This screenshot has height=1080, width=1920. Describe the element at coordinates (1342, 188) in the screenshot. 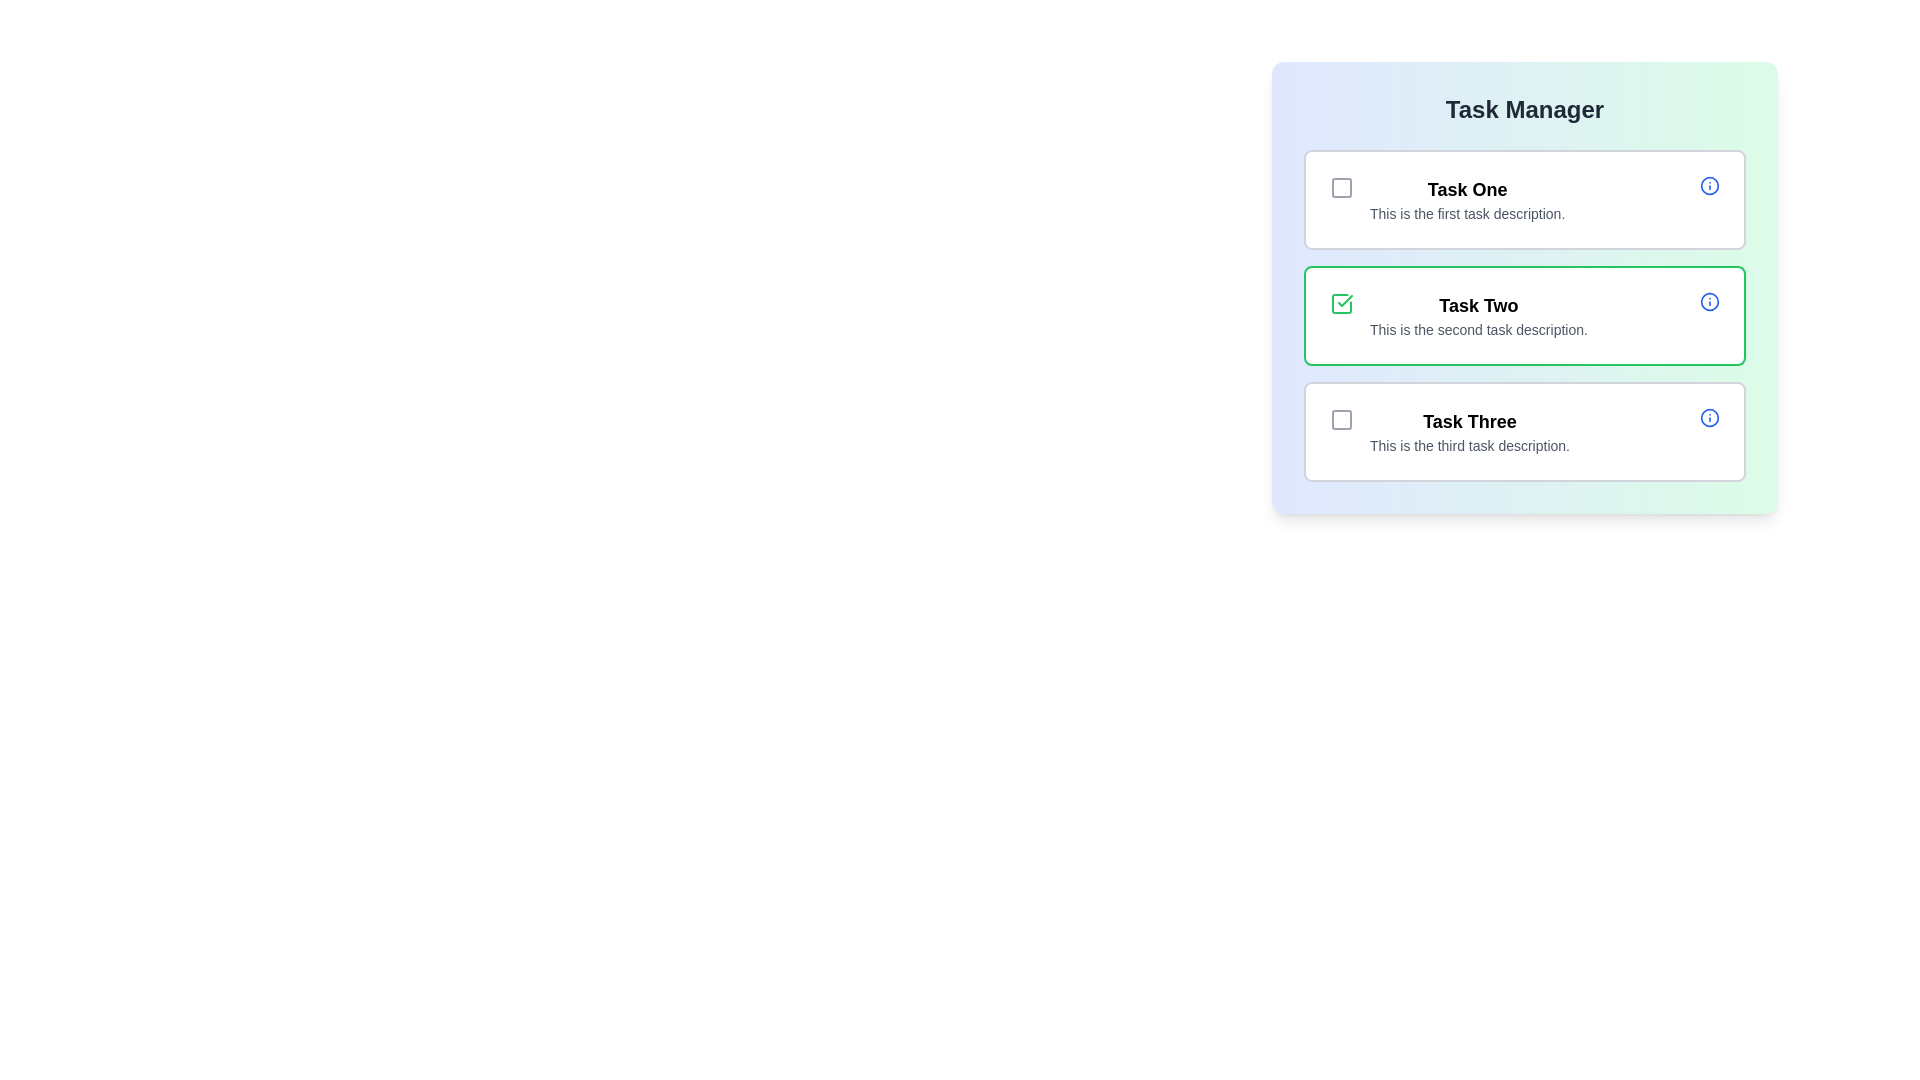

I see `the small square icon with rounded corners located in the top-left corner of the 'Task One' item in the task list` at that location.